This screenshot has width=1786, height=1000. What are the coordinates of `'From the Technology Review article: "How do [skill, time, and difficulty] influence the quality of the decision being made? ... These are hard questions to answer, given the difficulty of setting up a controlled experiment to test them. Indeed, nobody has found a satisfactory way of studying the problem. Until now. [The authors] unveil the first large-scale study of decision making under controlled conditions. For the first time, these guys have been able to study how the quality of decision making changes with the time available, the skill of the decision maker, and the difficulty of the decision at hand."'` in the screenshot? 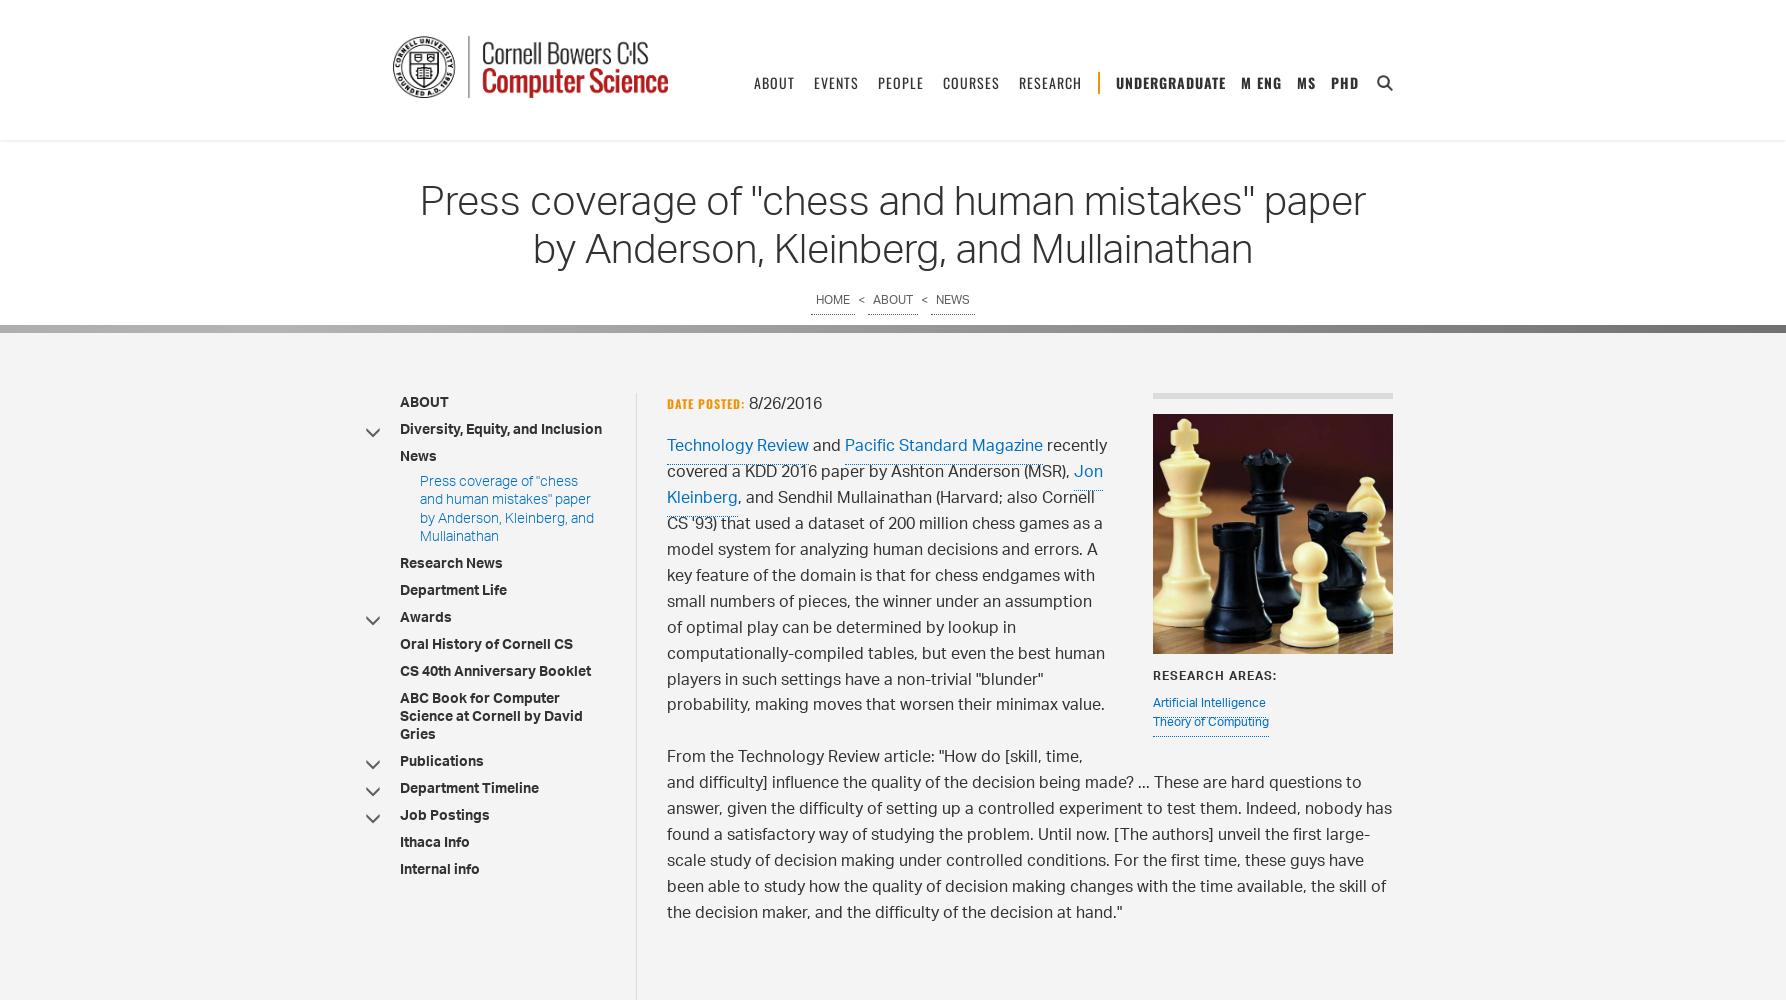 It's located at (665, 835).